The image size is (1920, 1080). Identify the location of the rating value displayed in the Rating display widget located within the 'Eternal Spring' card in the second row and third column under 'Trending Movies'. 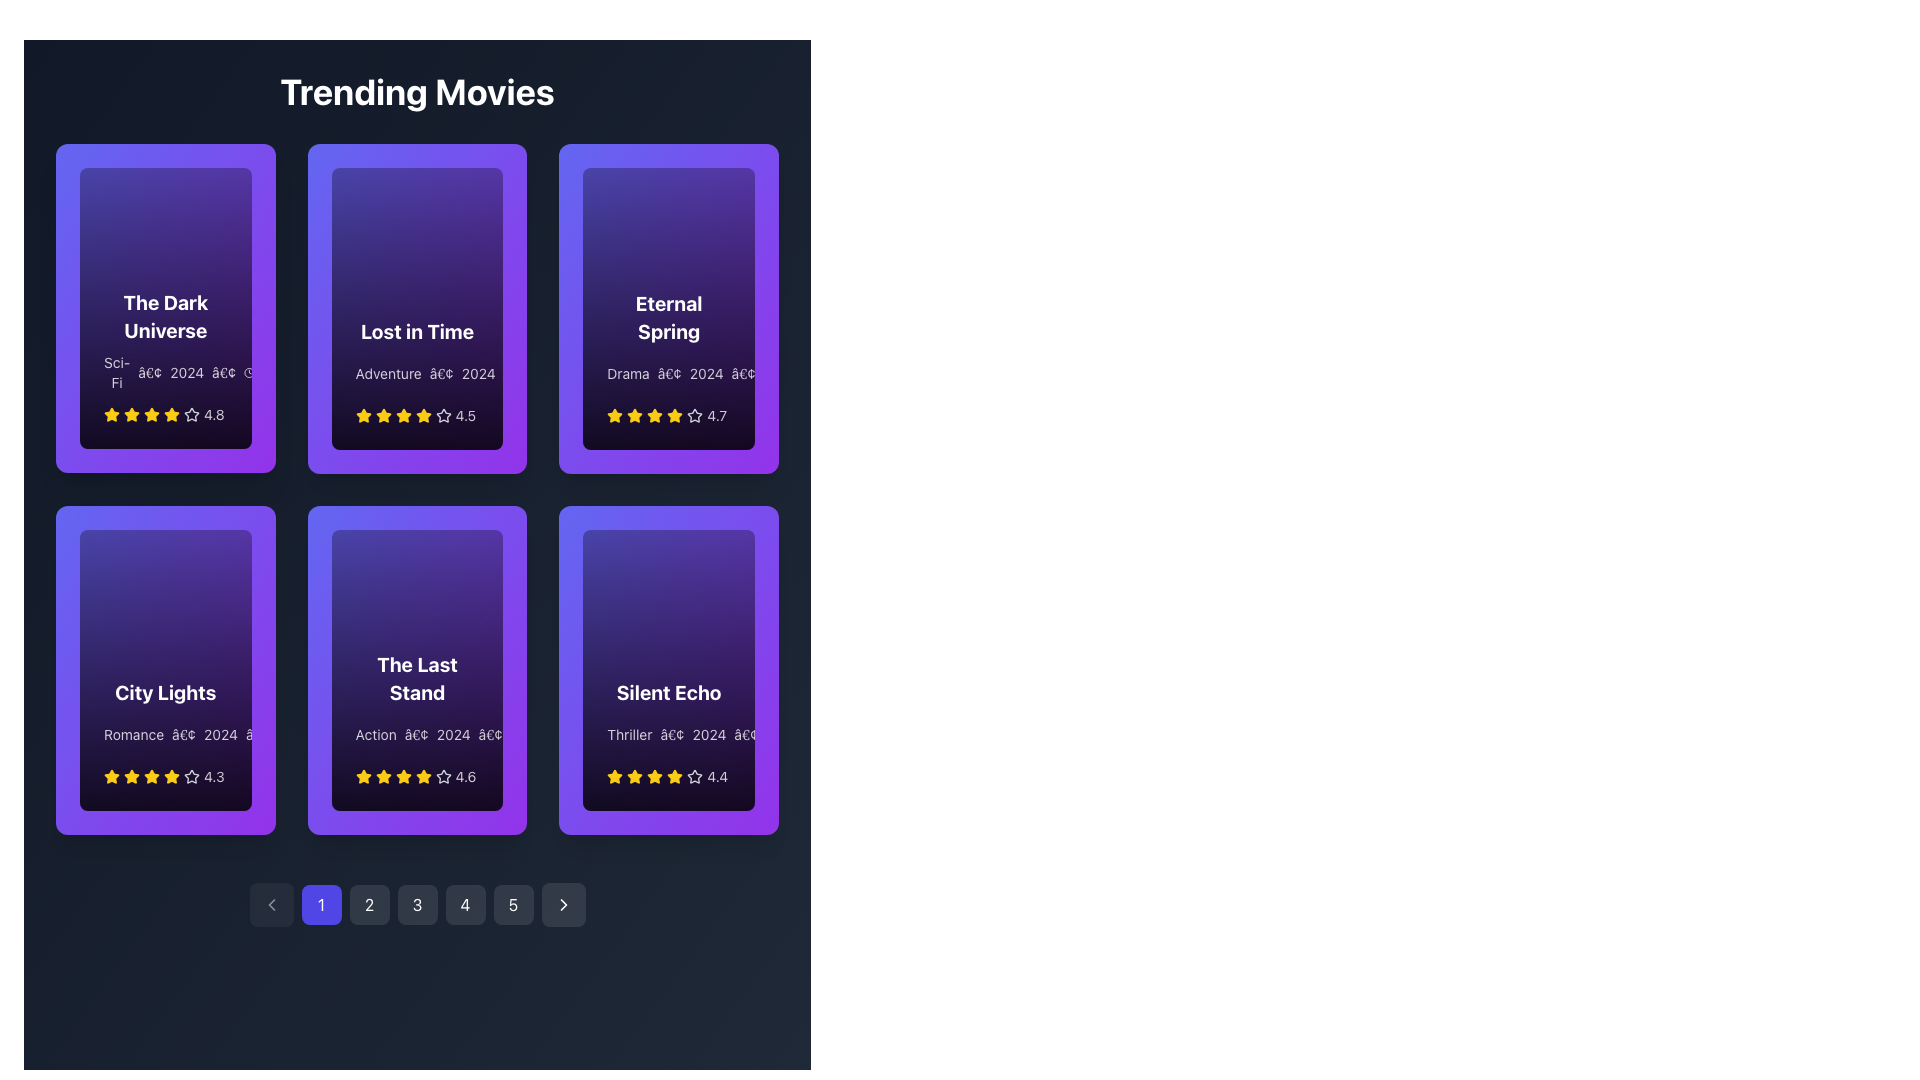
(669, 414).